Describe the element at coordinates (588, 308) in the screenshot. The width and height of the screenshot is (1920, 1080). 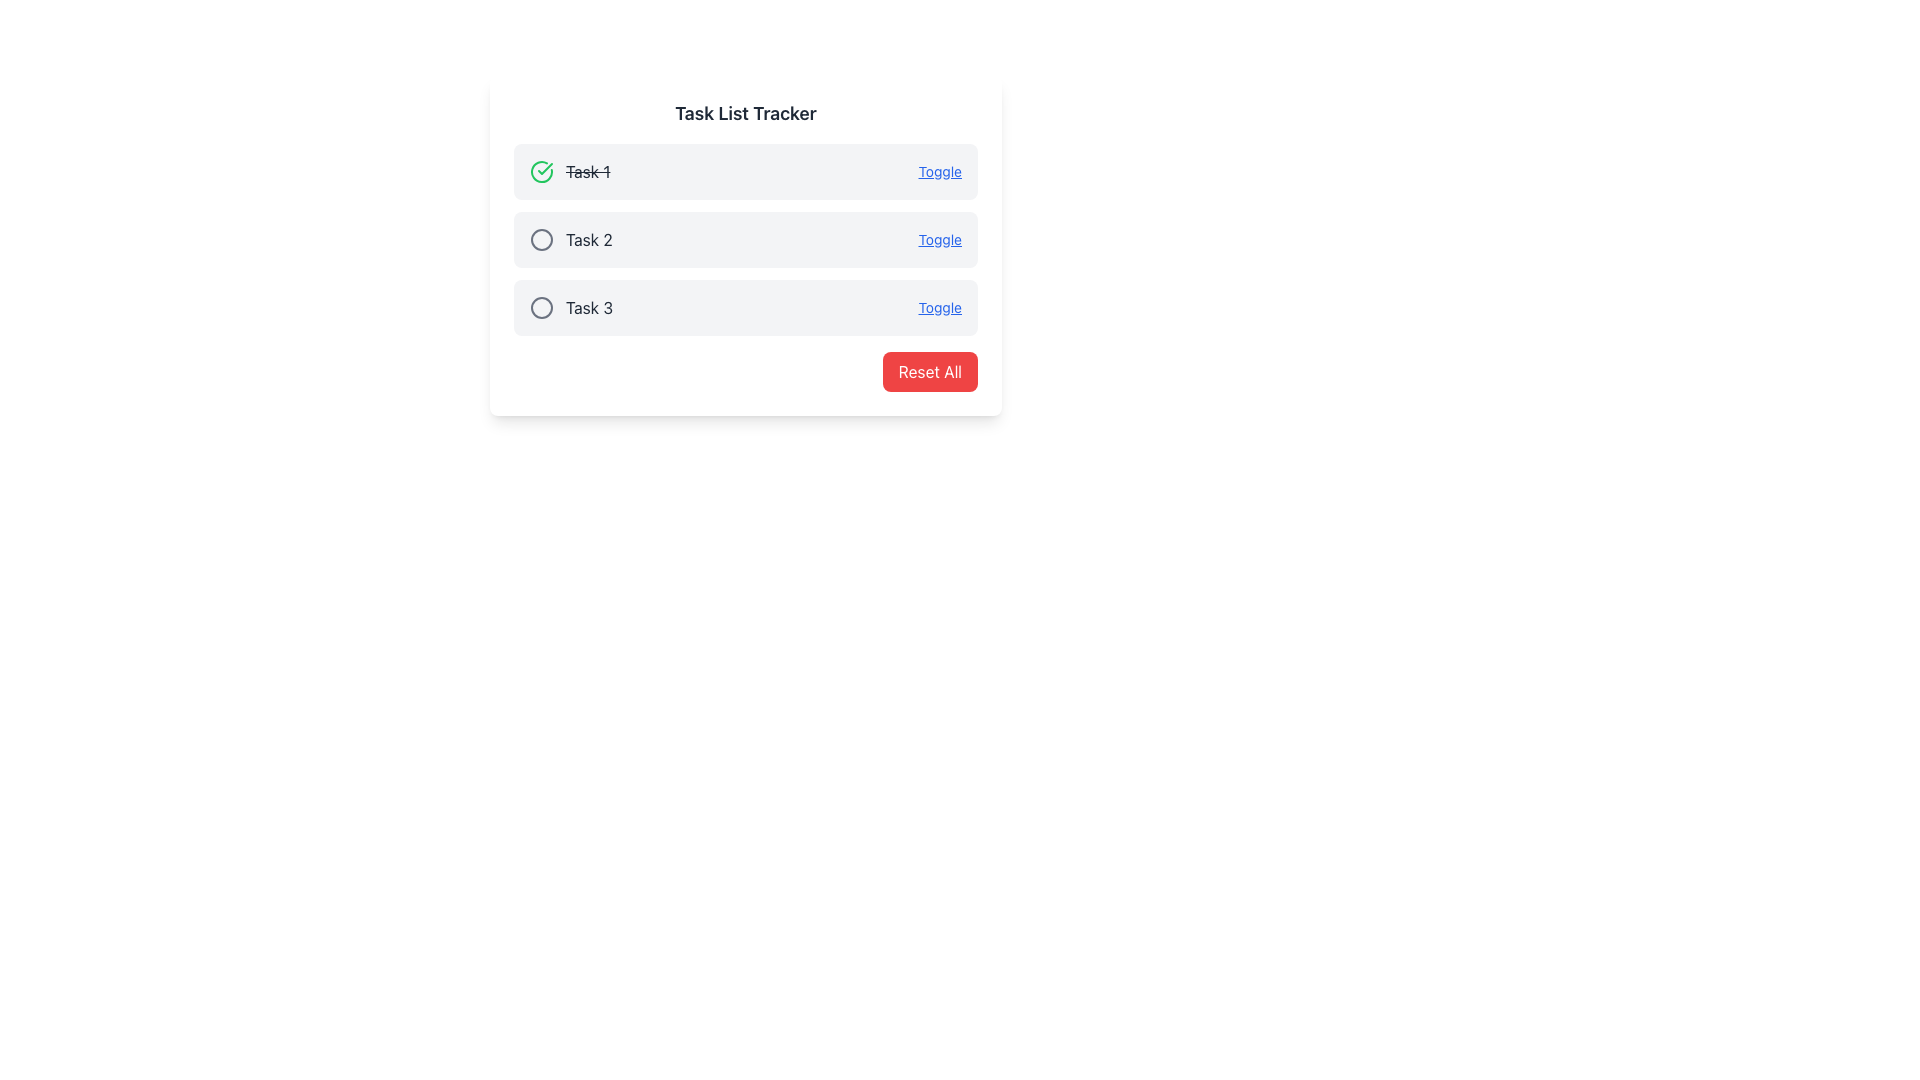
I see `to select or focus the task represented by the text label in the bottom row of the 'Task List Tracker' interface` at that location.